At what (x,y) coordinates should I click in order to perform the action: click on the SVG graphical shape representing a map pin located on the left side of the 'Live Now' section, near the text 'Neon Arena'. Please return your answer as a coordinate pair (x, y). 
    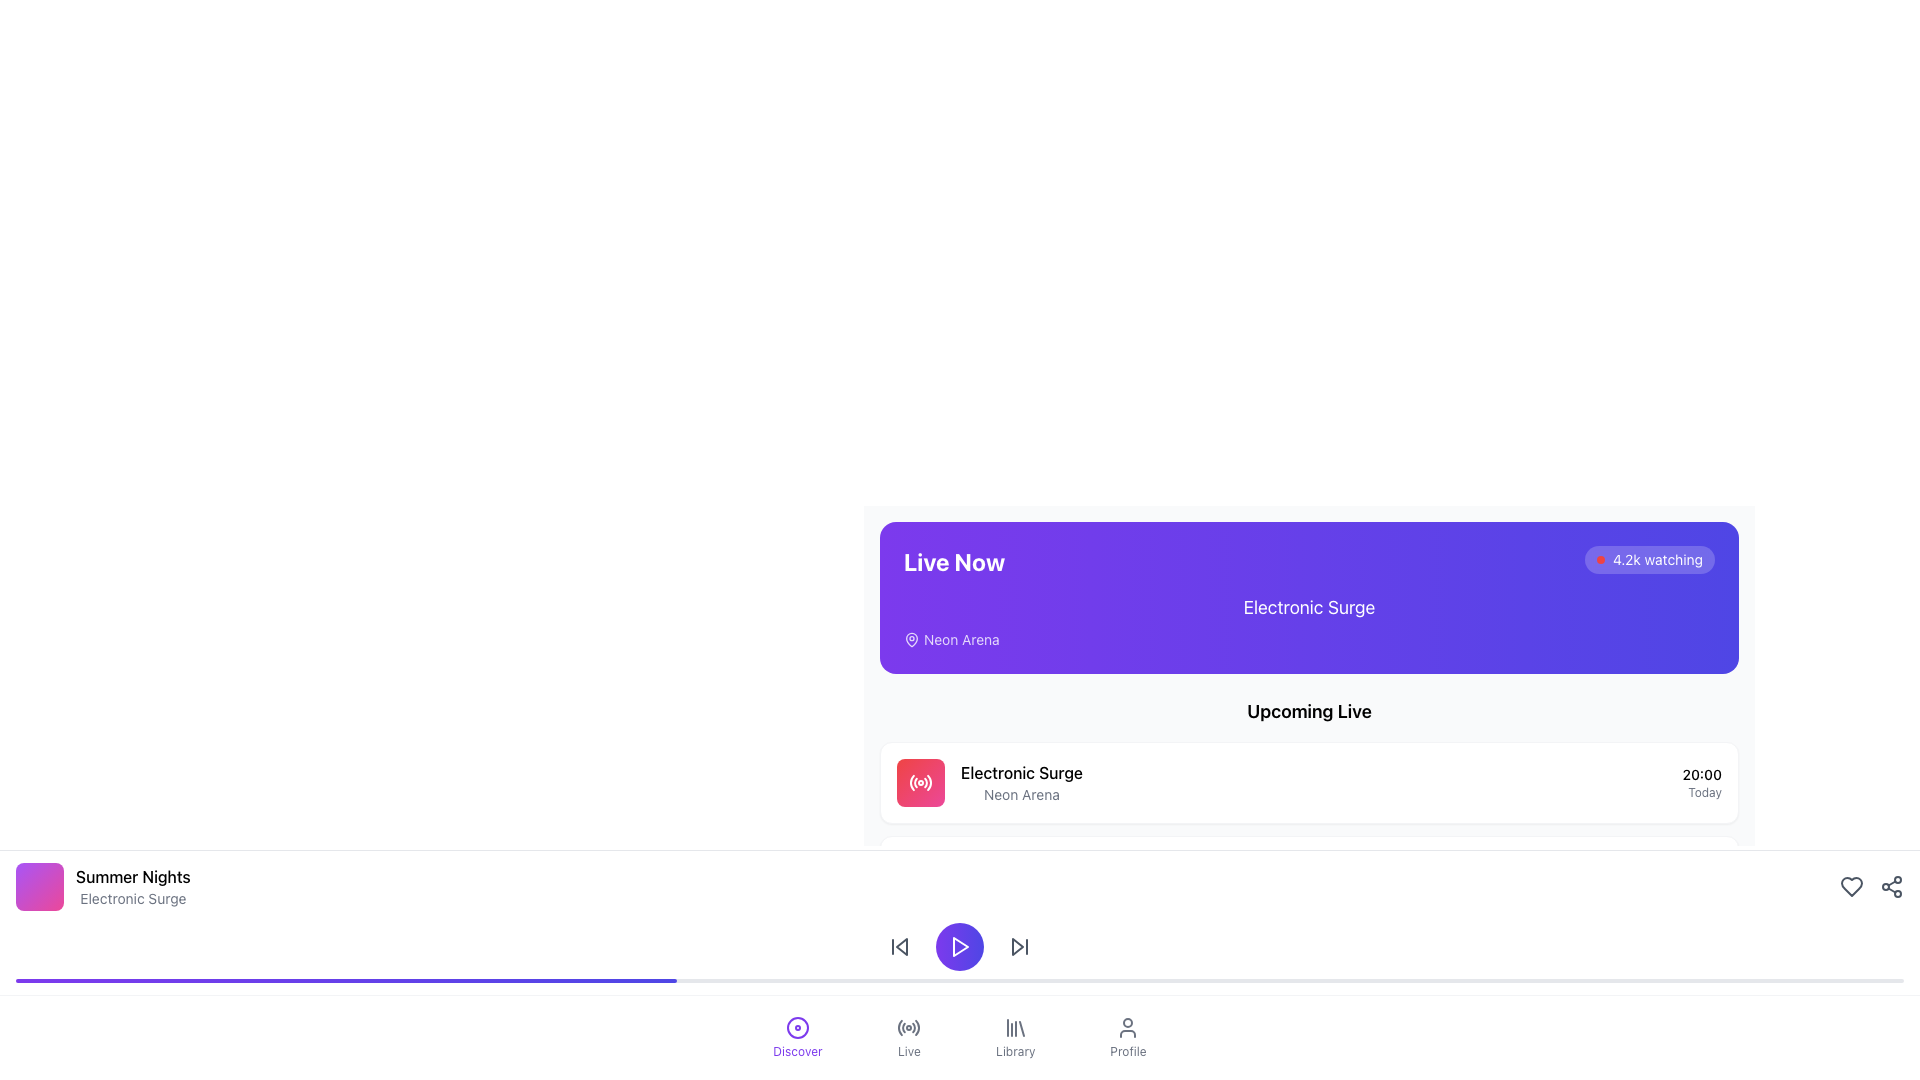
    Looking at the image, I should click on (911, 639).